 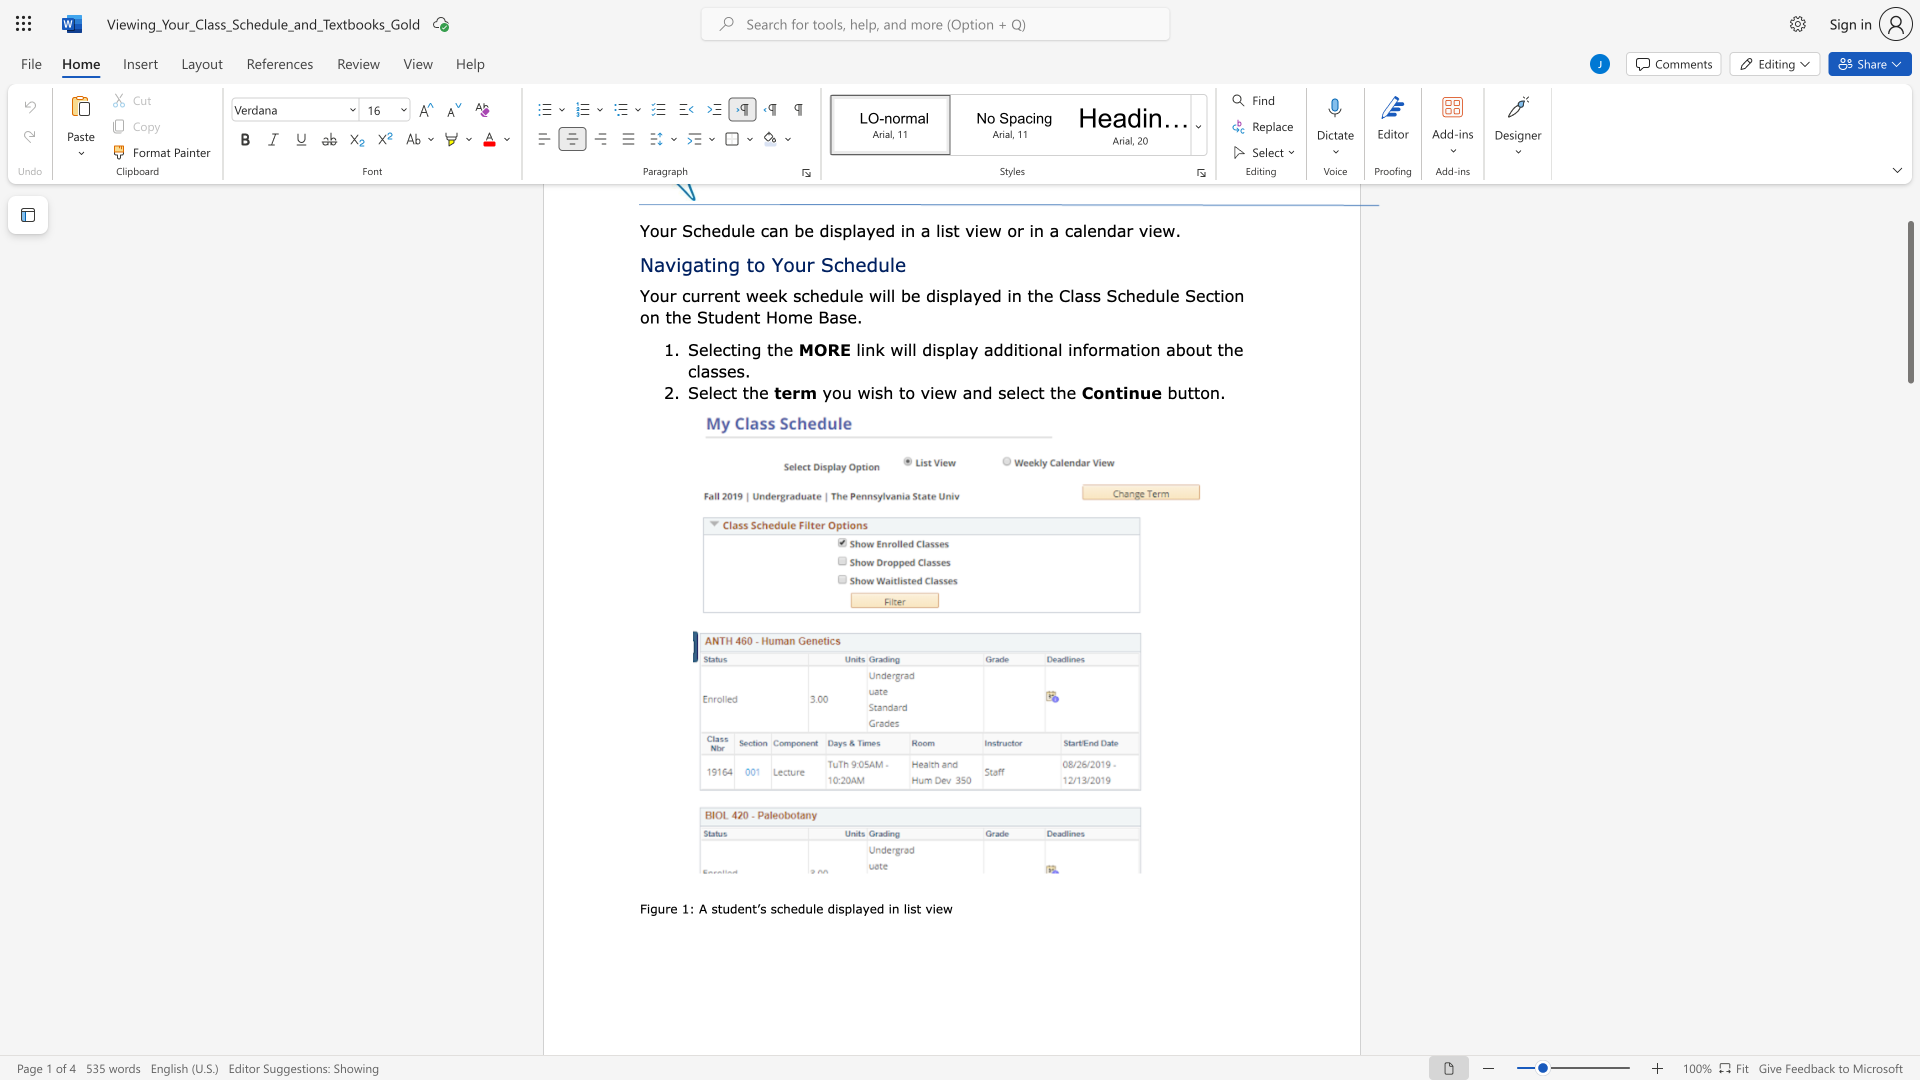 What do you see at coordinates (1909, 302) in the screenshot?
I see `the scrollbar and move up 150 pixels` at bounding box center [1909, 302].